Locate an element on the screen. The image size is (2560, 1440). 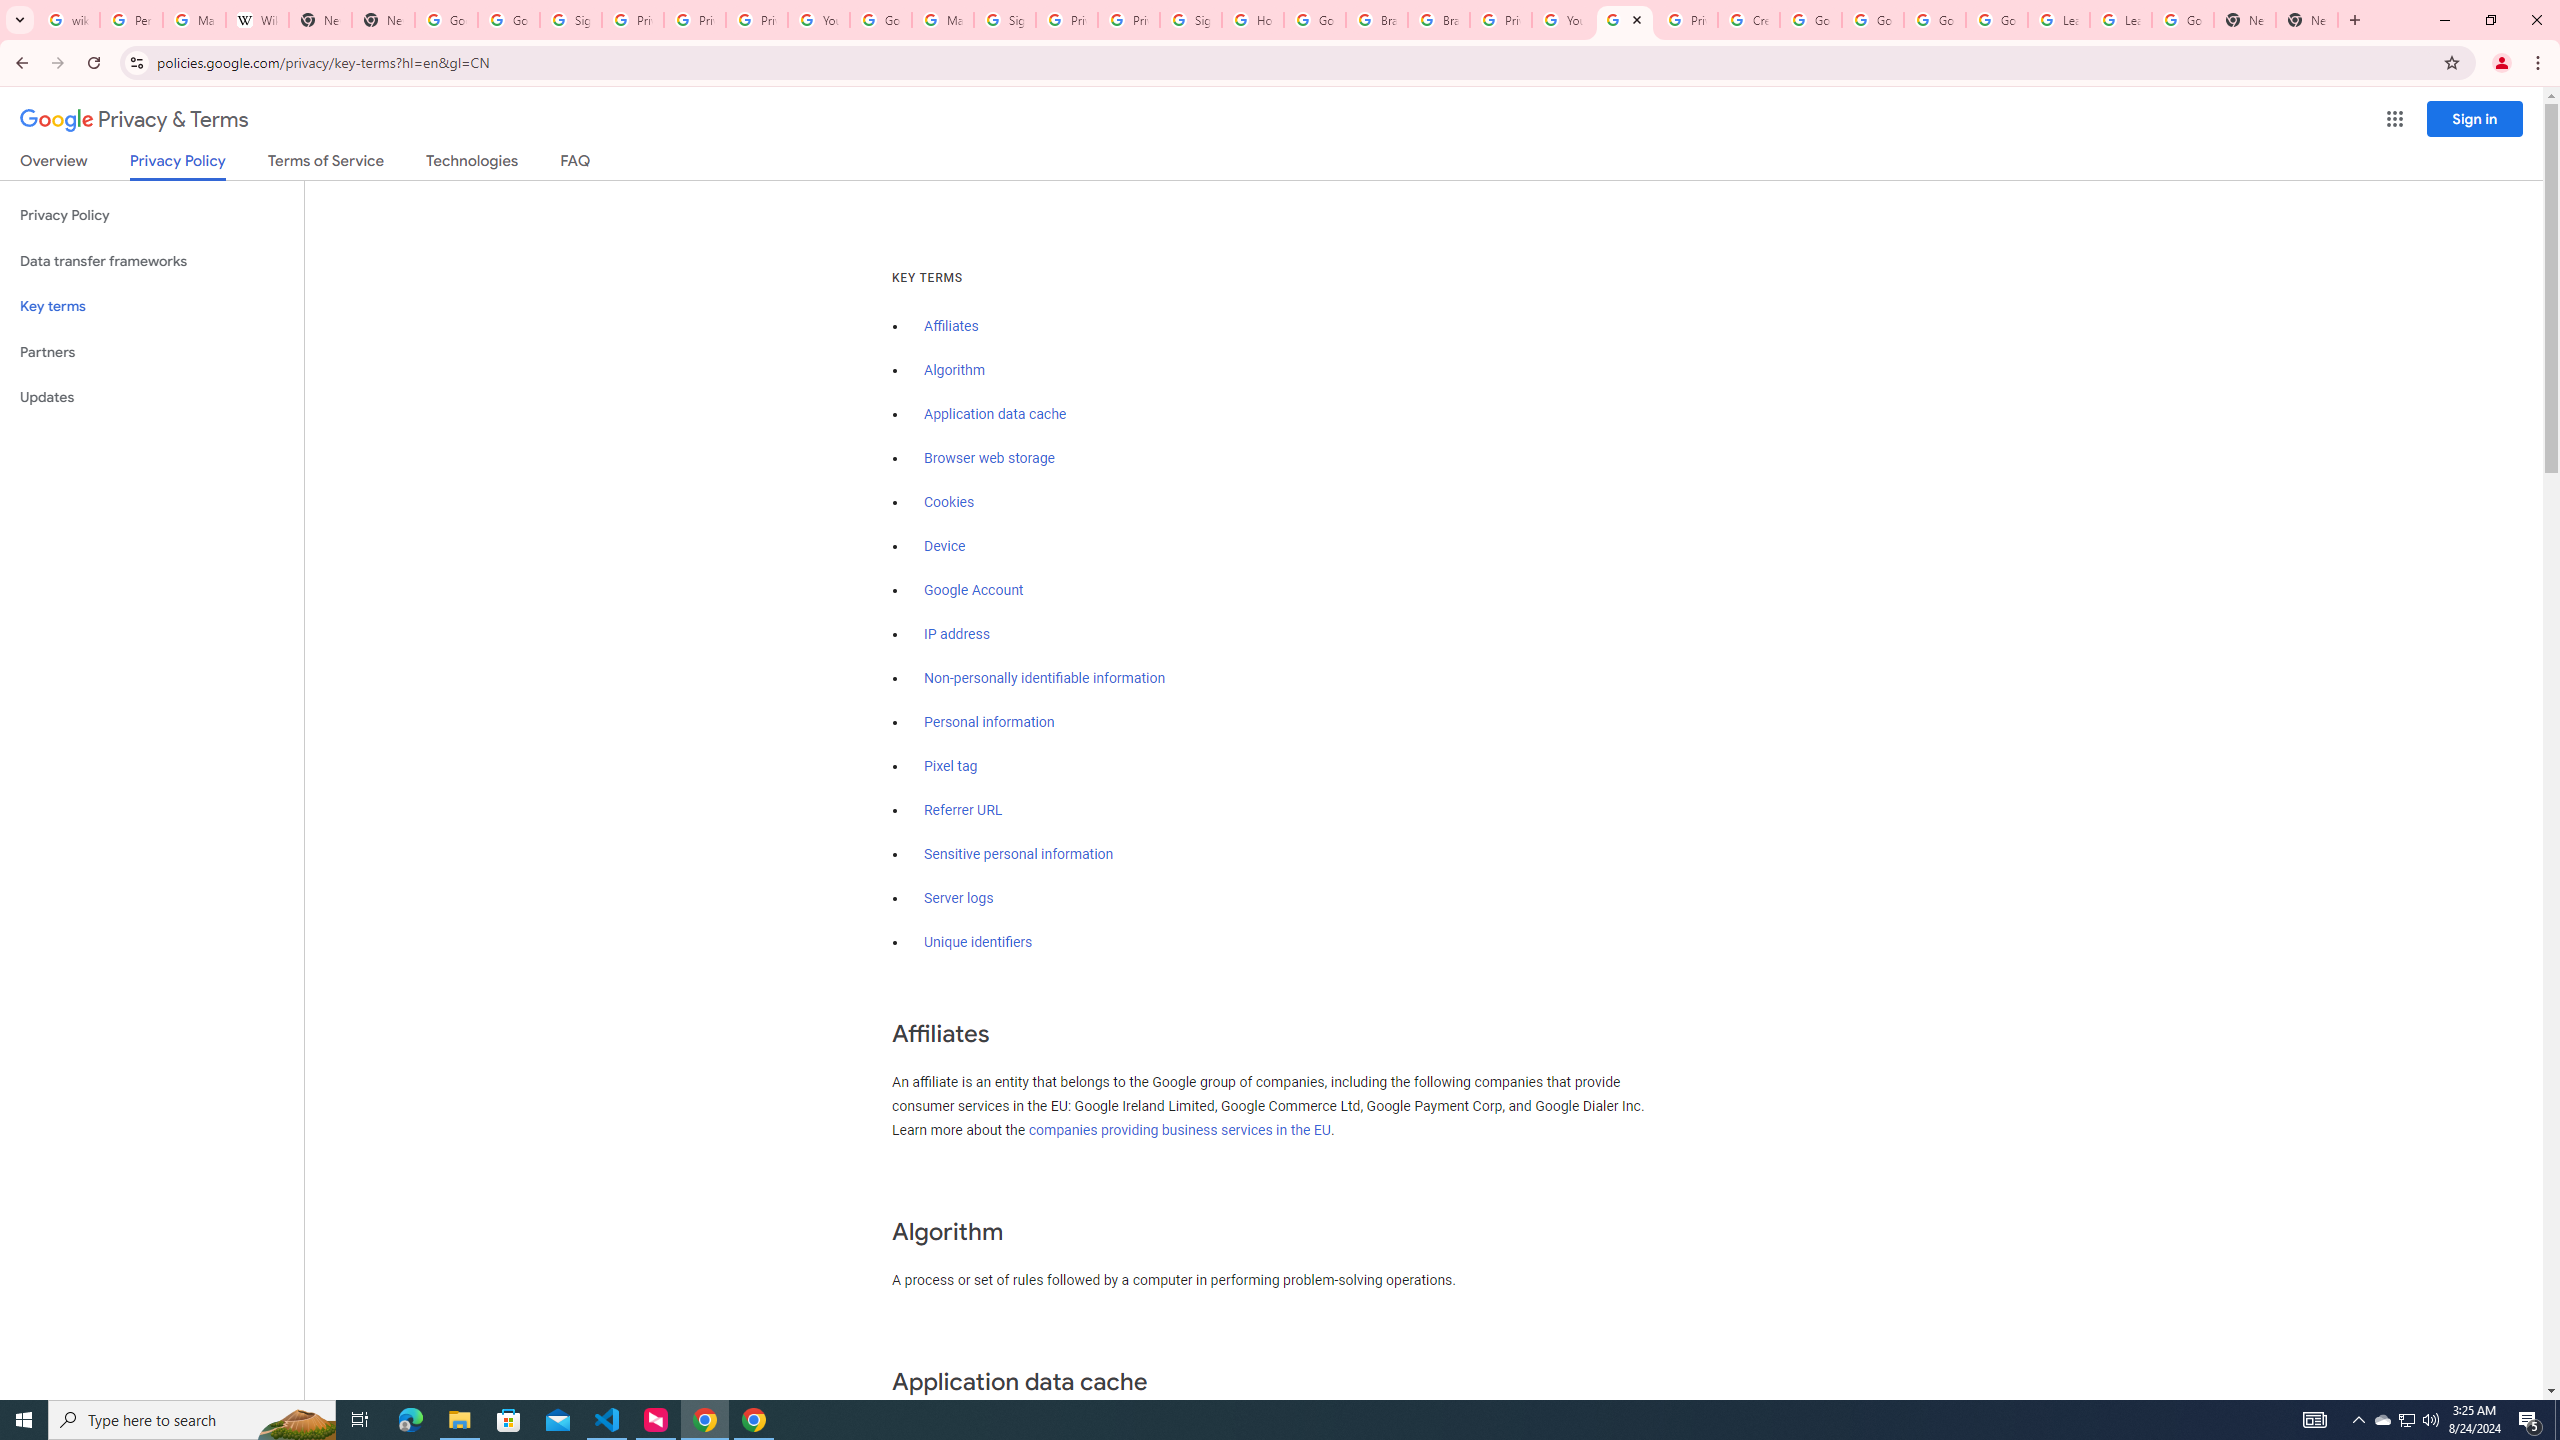
'companies providing business services in the EU' is located at coordinates (1179, 1129).